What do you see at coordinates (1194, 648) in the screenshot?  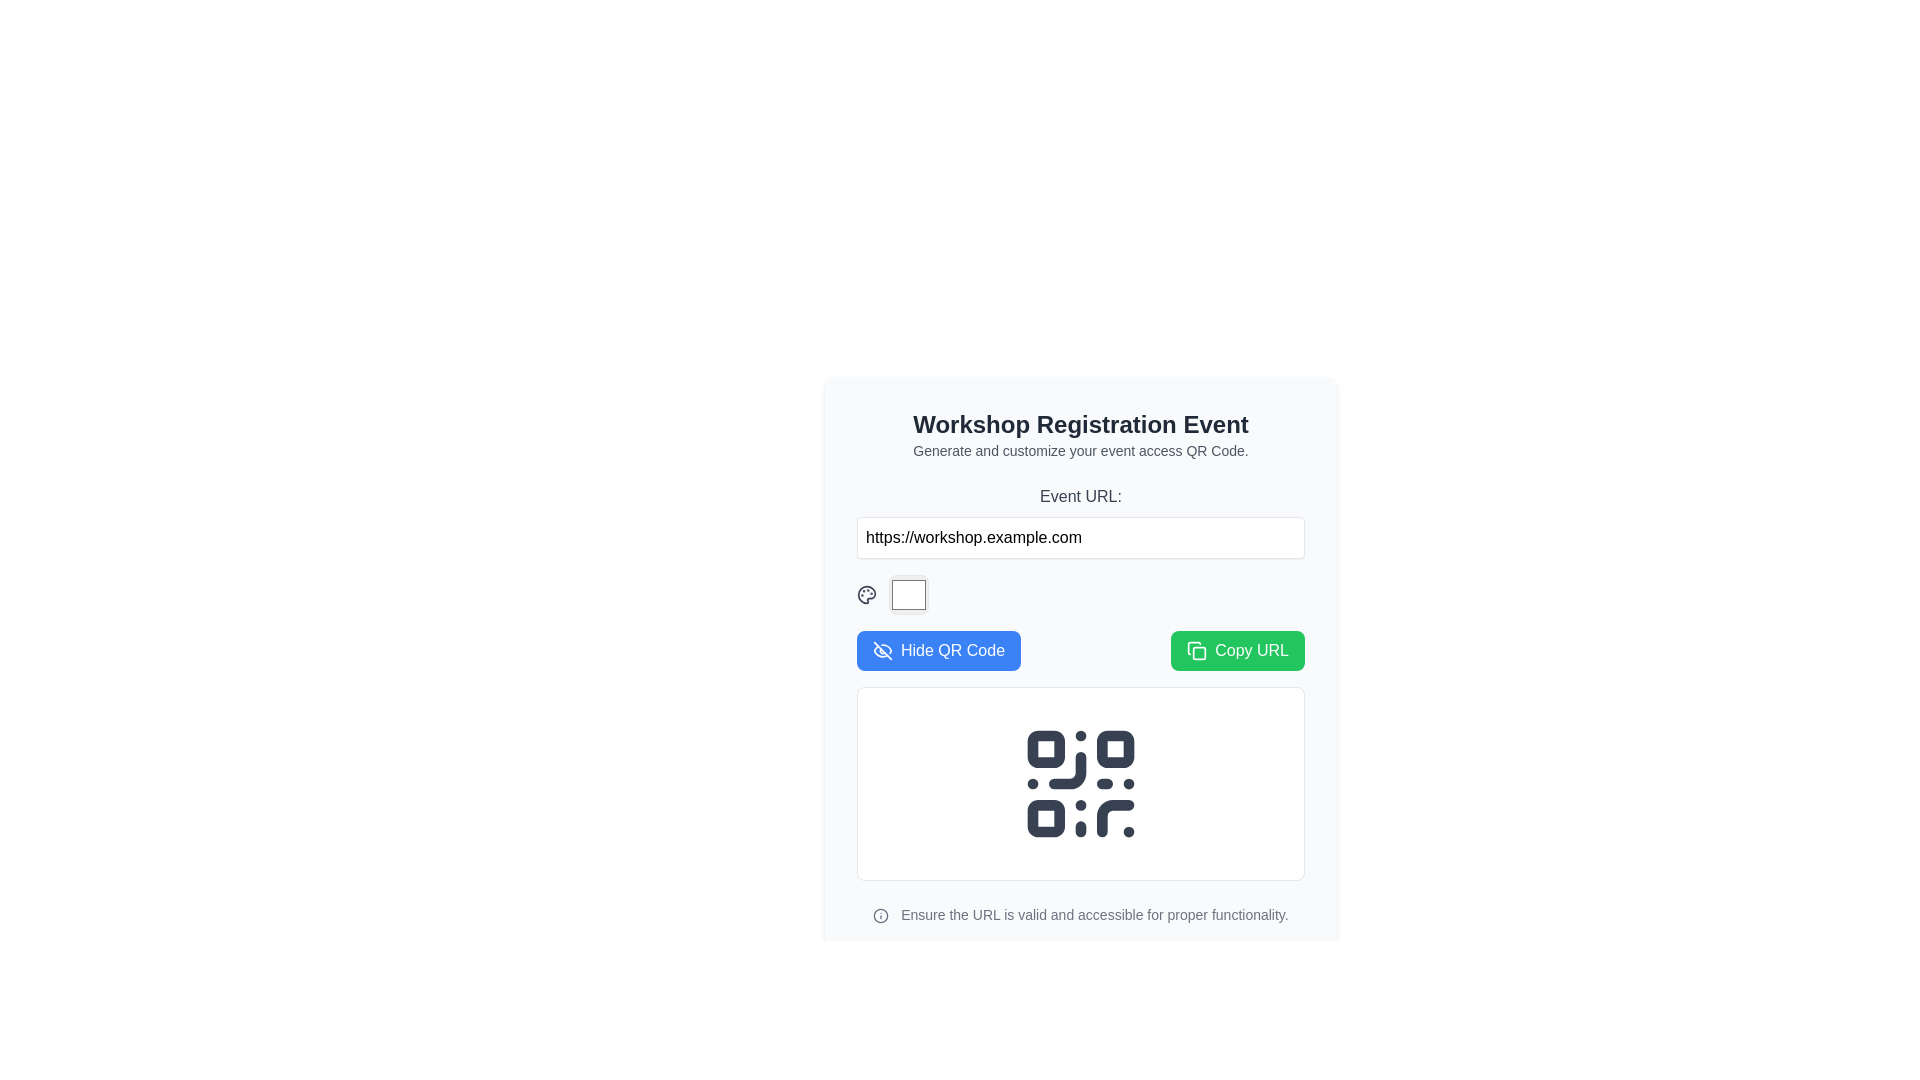 I see `the minimalist vector graphic icon located in the center-right section of the toolbar, which represents an action or status symbol` at bounding box center [1194, 648].